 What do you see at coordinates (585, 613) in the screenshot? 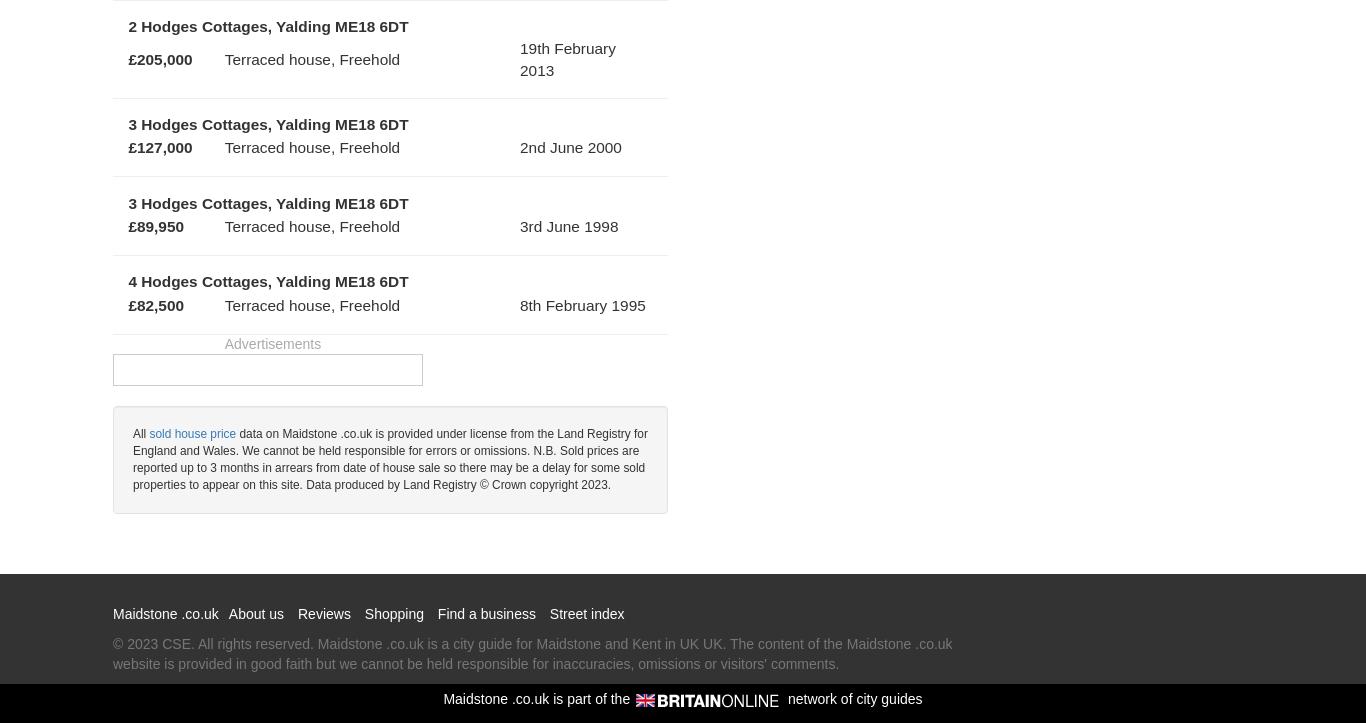
I see `'Street index'` at bounding box center [585, 613].